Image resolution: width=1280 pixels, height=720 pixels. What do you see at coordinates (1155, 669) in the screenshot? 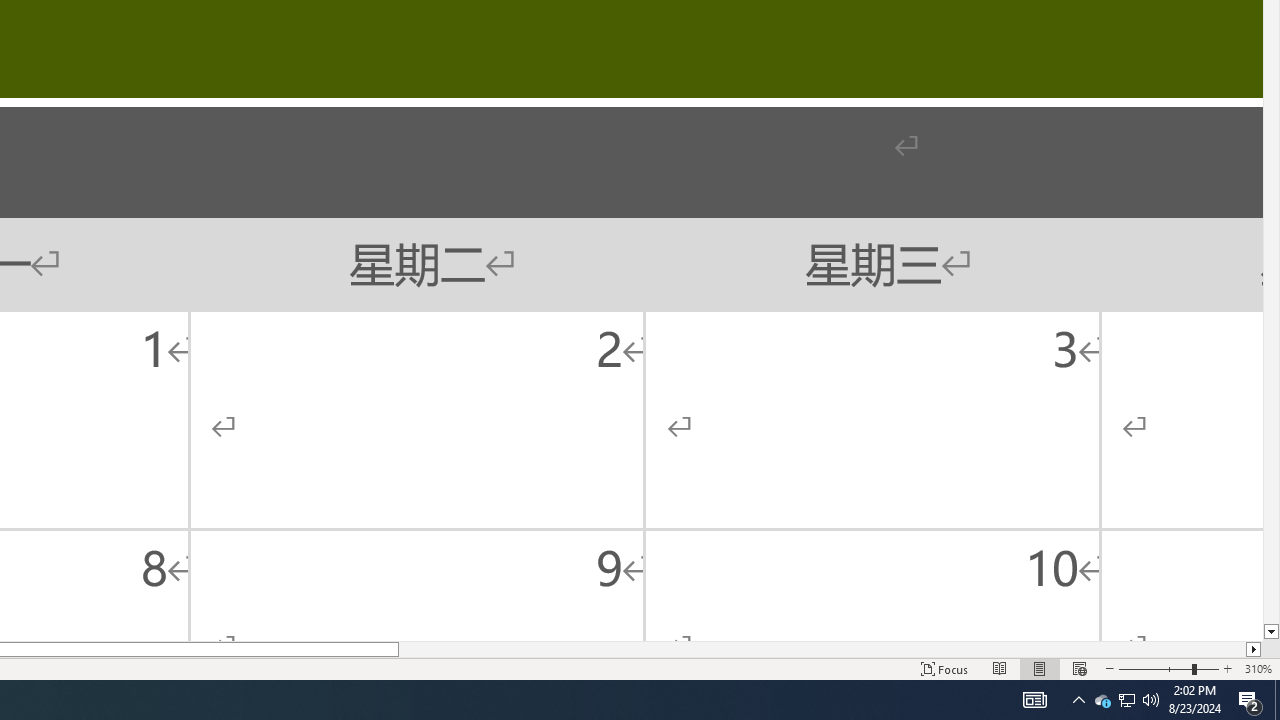
I see `'Zoom Out'` at bounding box center [1155, 669].